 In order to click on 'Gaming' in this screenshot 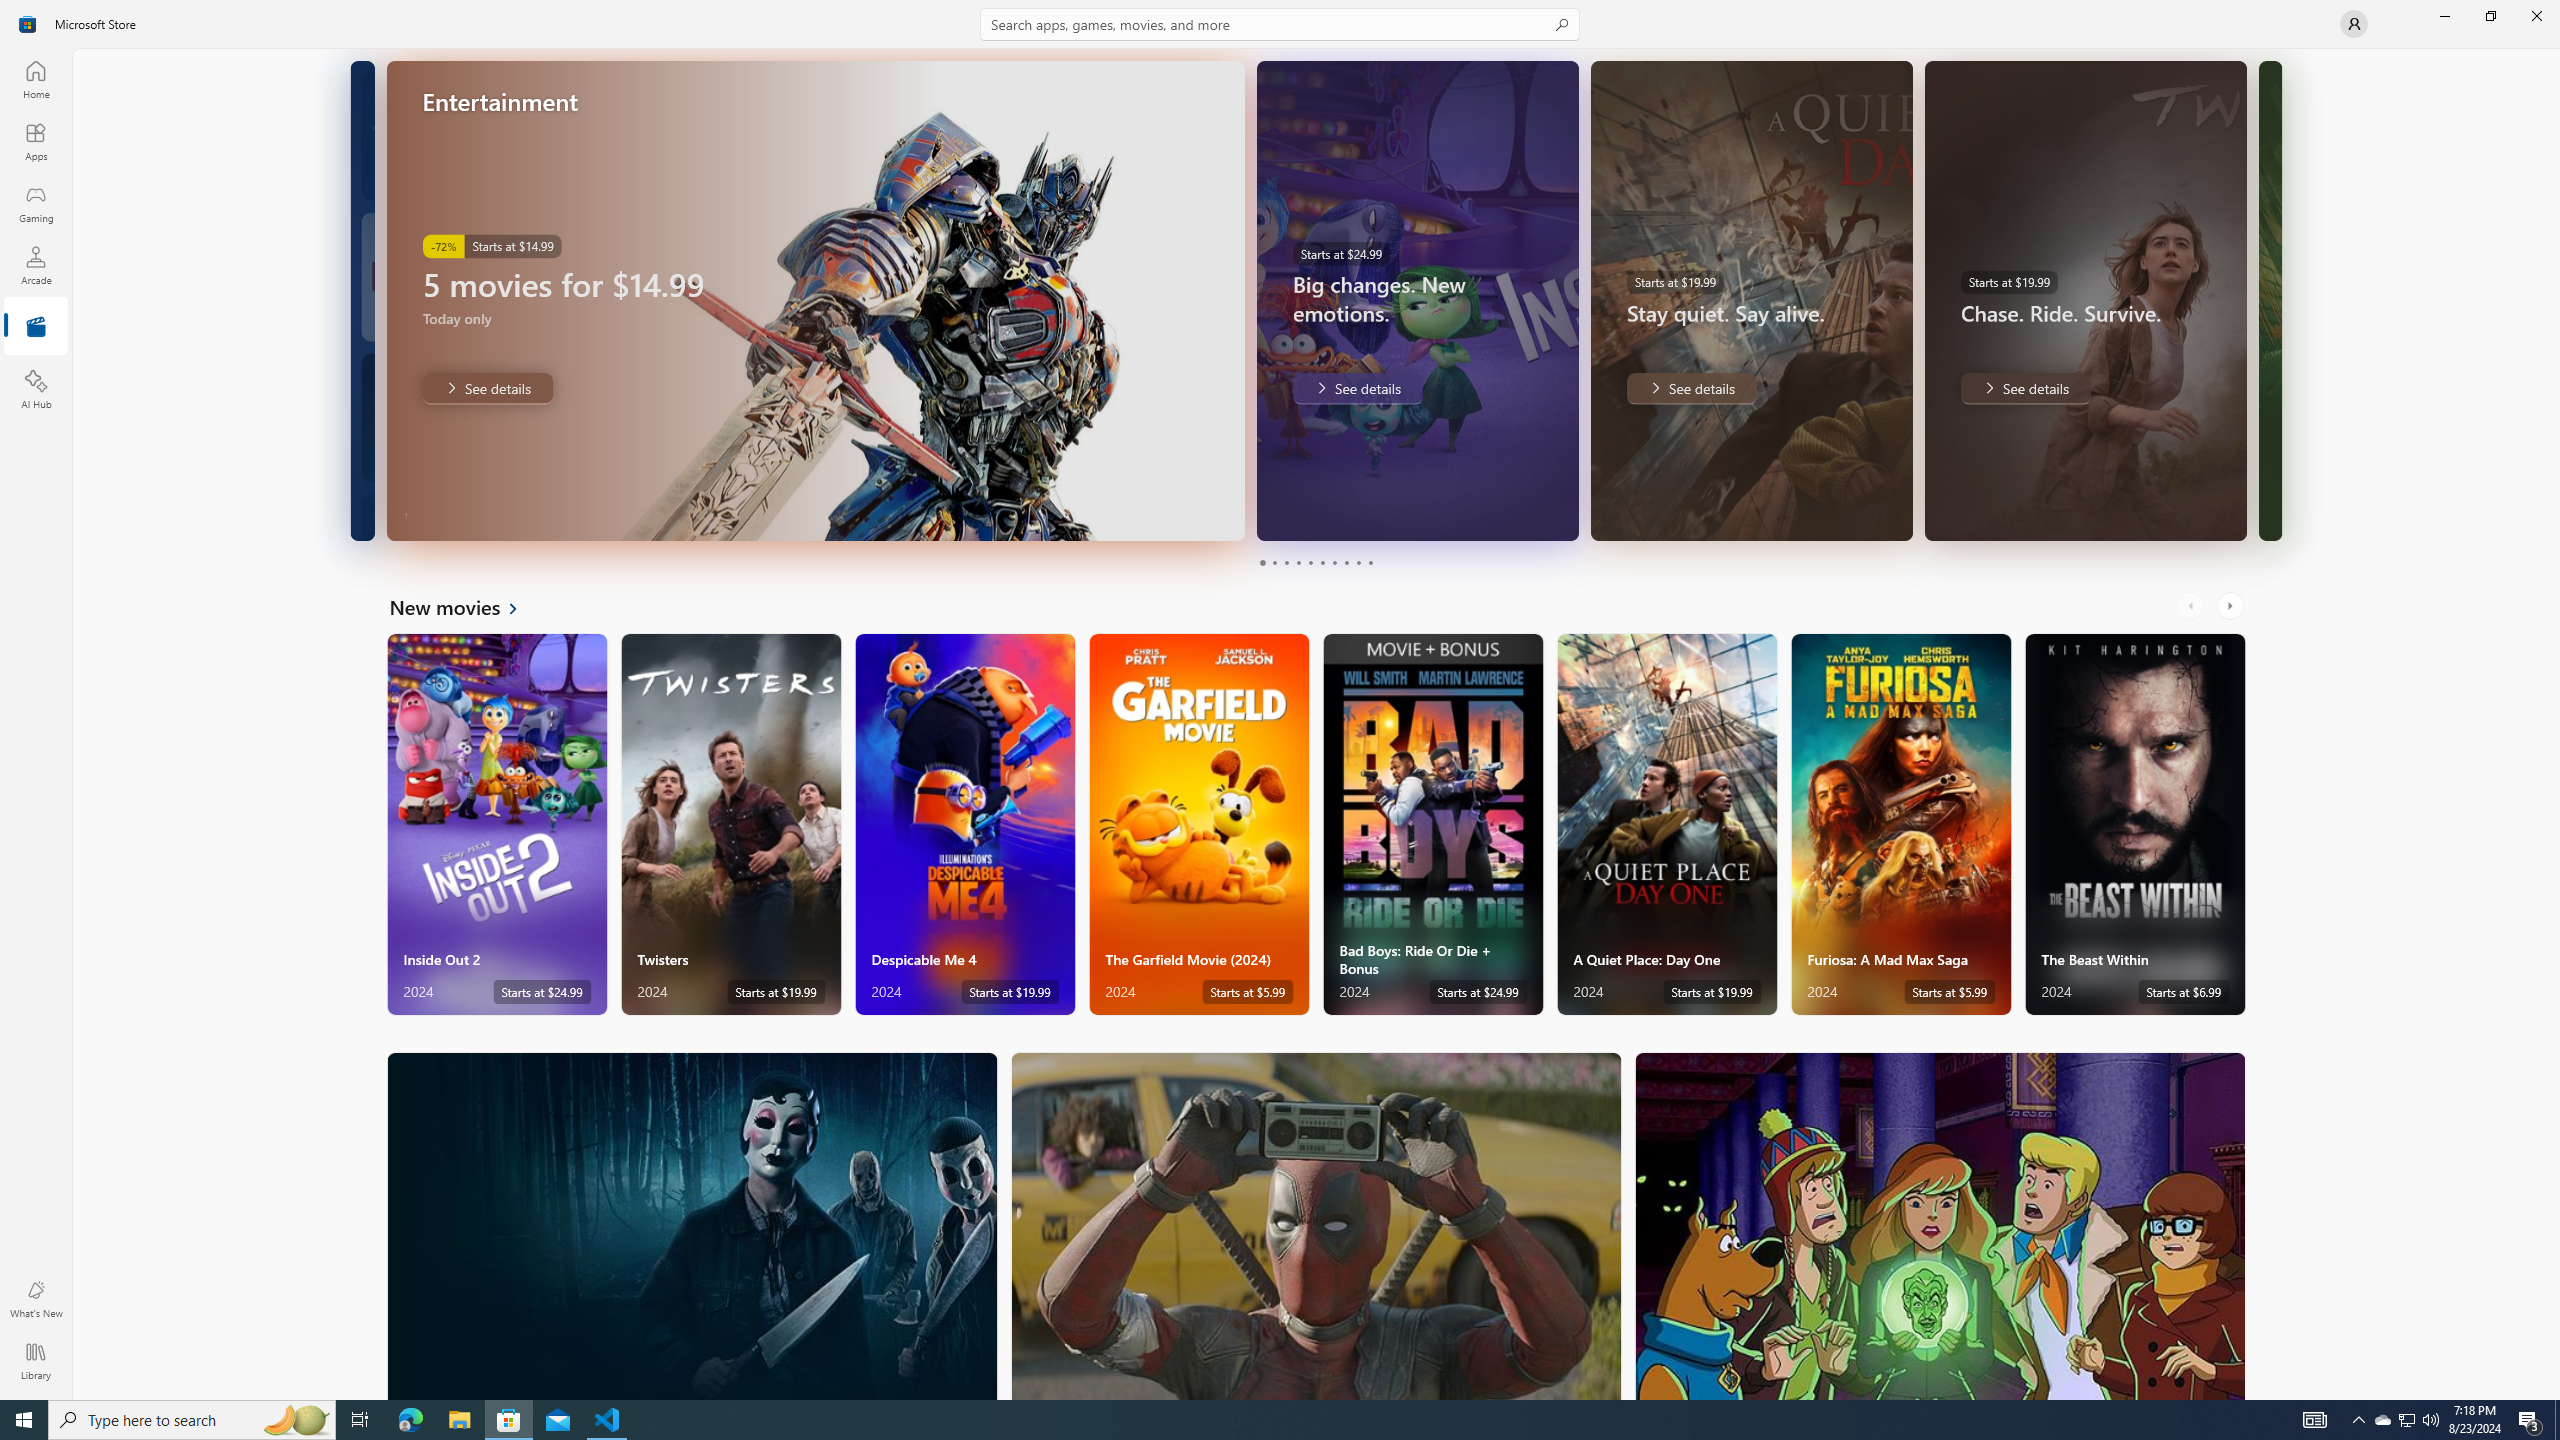, I will do `click(34, 202)`.